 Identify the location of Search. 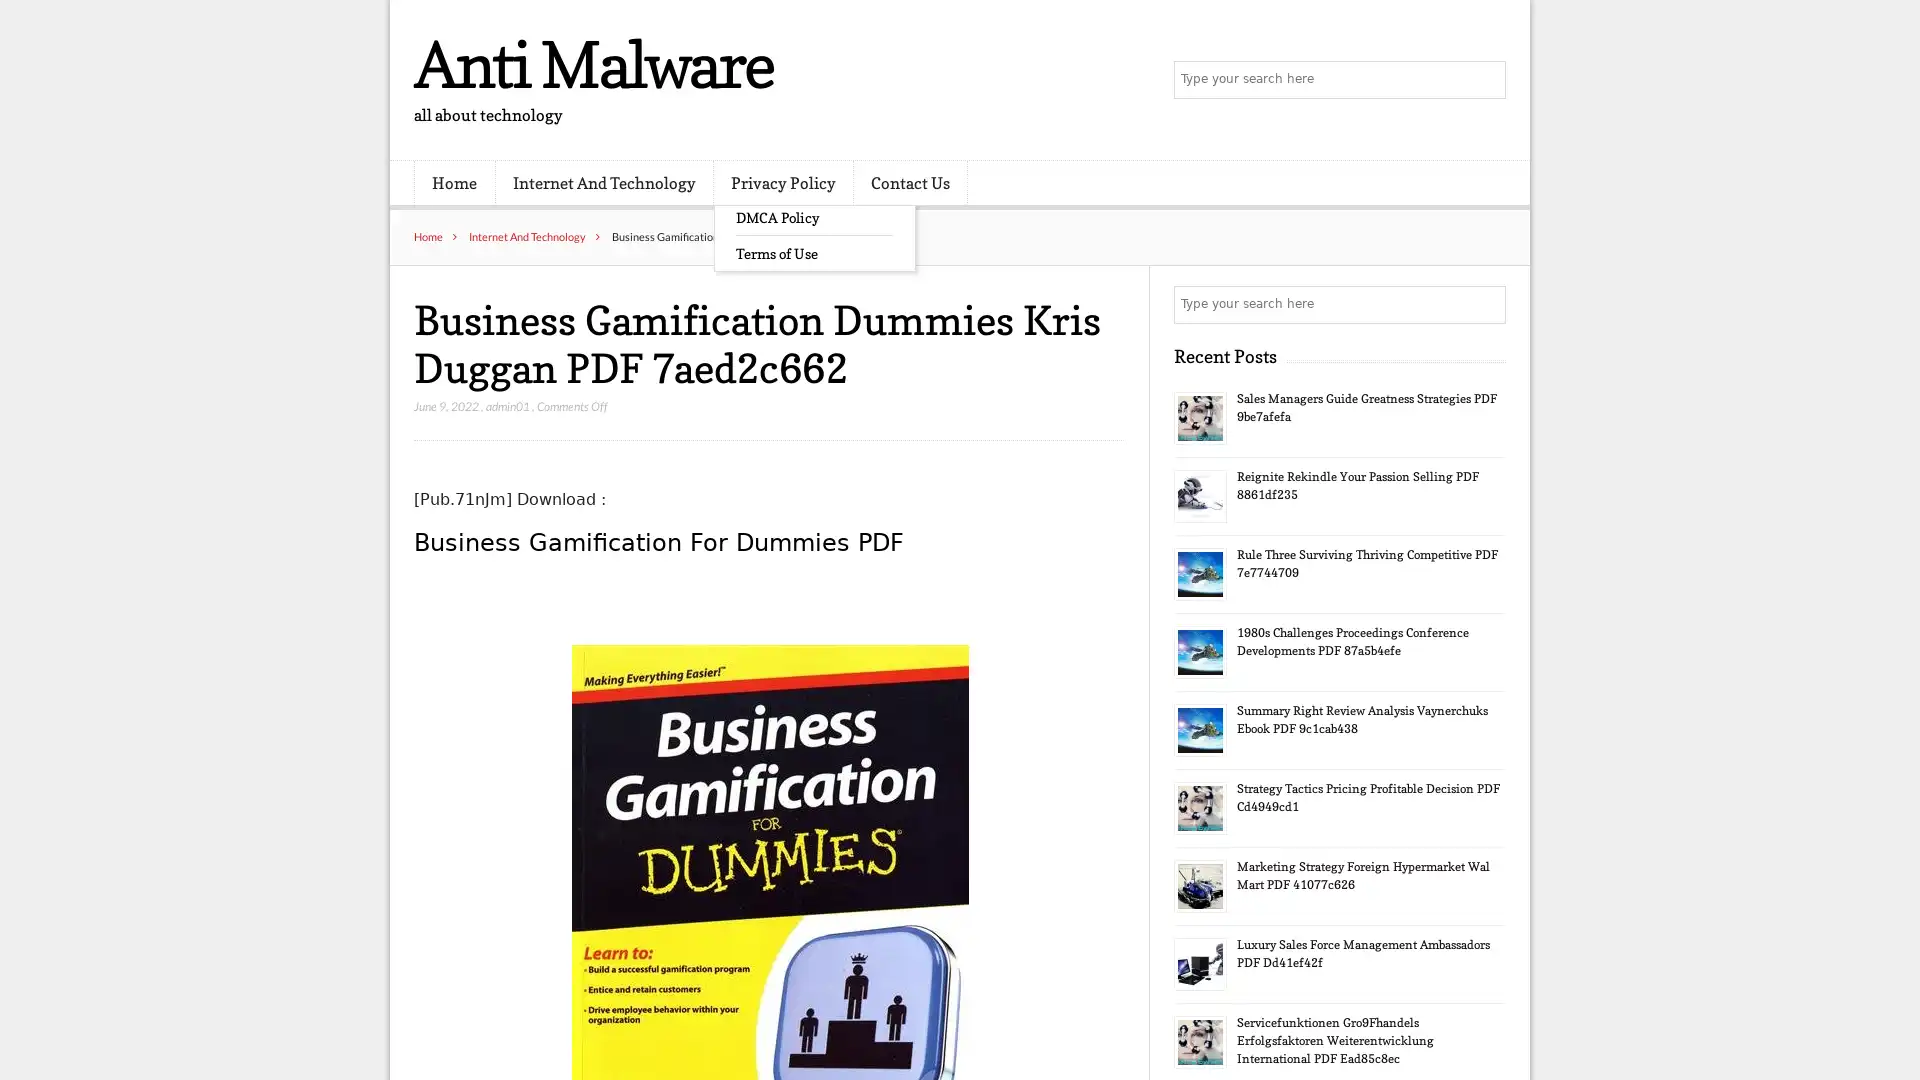
(1485, 80).